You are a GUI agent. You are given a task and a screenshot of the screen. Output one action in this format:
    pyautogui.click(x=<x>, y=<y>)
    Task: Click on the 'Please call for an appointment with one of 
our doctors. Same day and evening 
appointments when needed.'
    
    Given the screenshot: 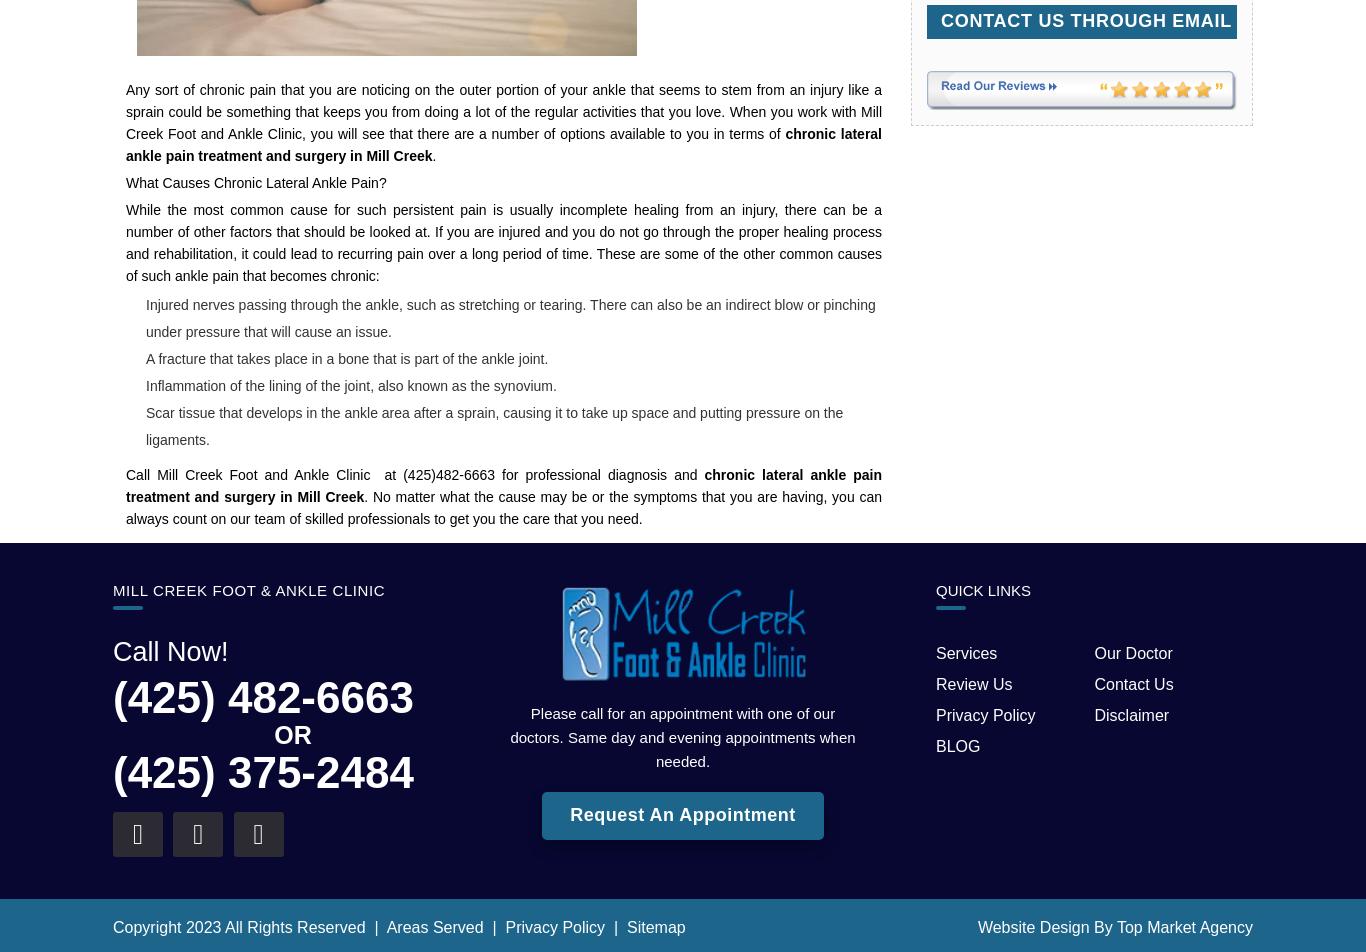 What is the action you would take?
    pyautogui.click(x=681, y=737)
    